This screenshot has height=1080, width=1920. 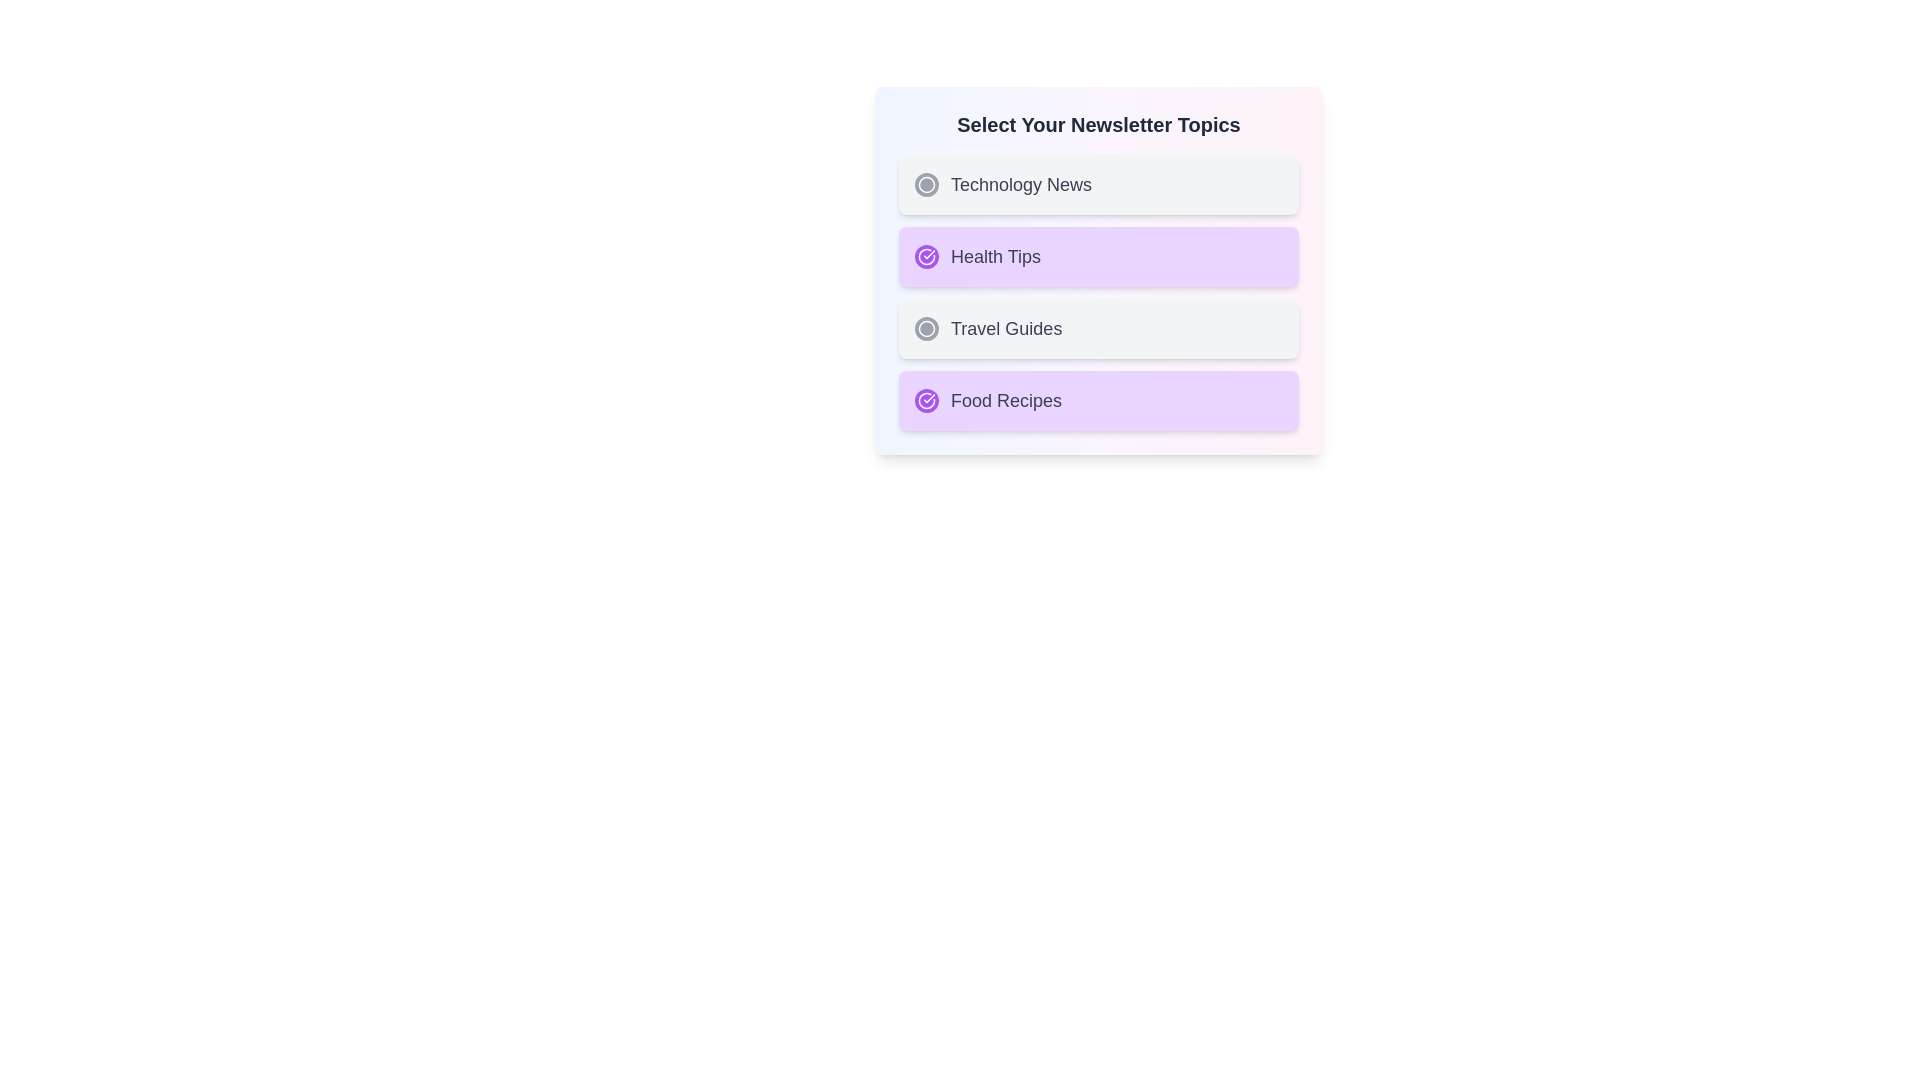 I want to click on the topic Technology News, so click(x=1098, y=185).